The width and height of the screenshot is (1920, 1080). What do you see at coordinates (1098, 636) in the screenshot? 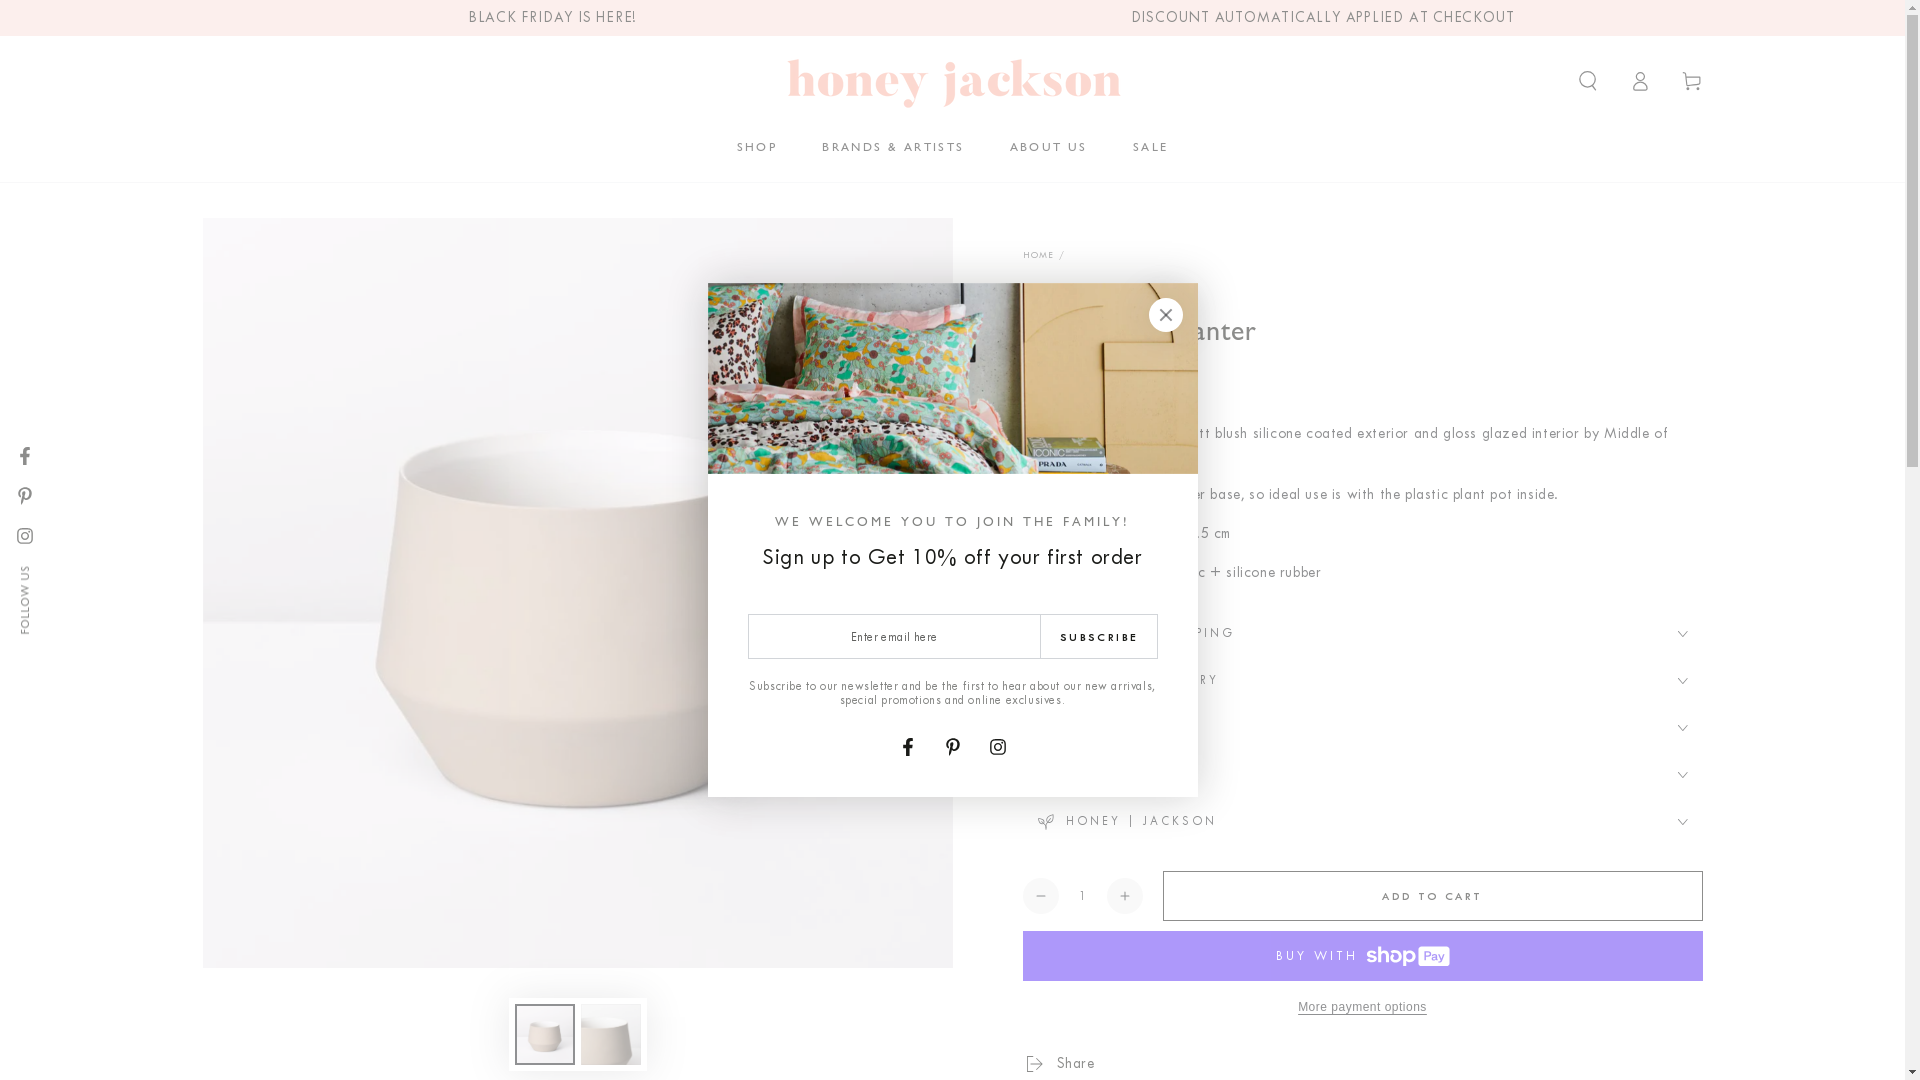
I see `'SUBSCRIBE'` at bounding box center [1098, 636].